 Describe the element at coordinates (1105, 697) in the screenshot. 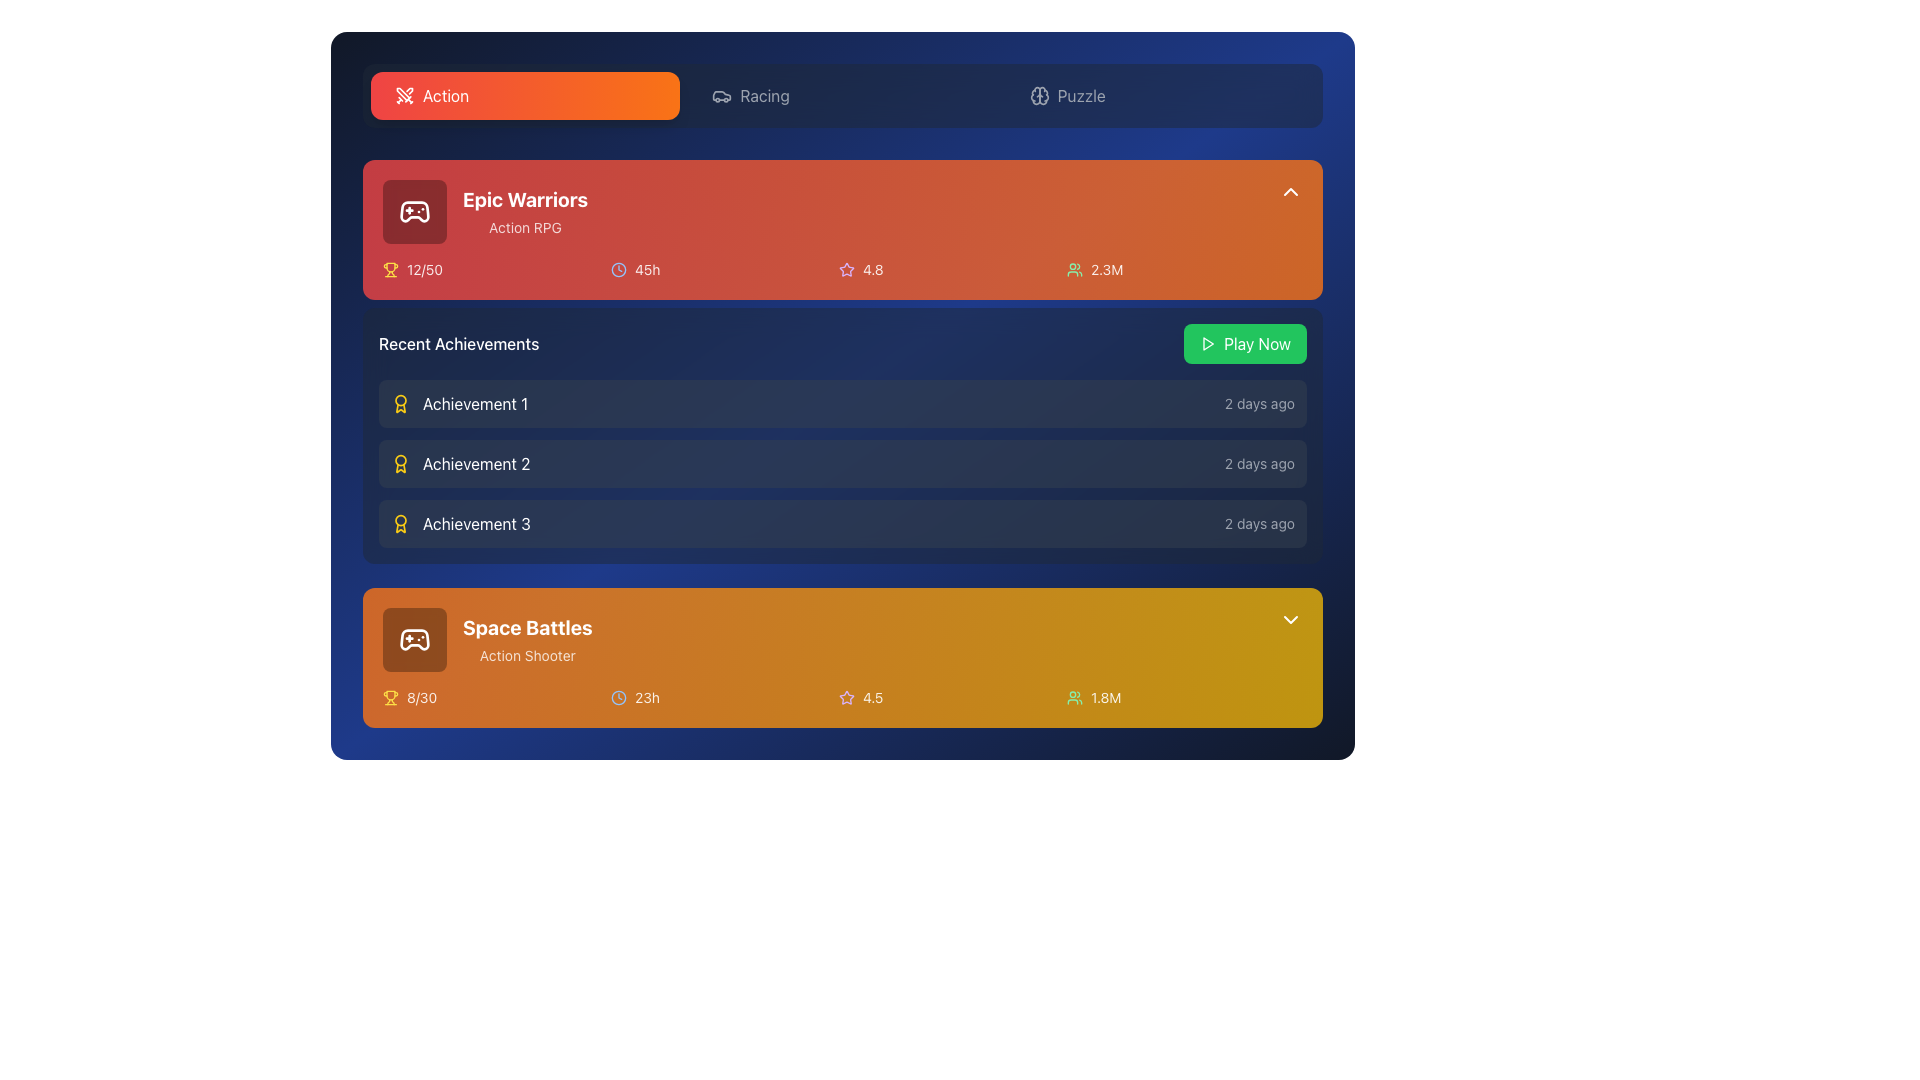

I see `the static text label displaying '1.8M' in white on a golden-yellow background, located in the bottom section of the 'Space Battles' game information card, to the right of the user icon` at that location.